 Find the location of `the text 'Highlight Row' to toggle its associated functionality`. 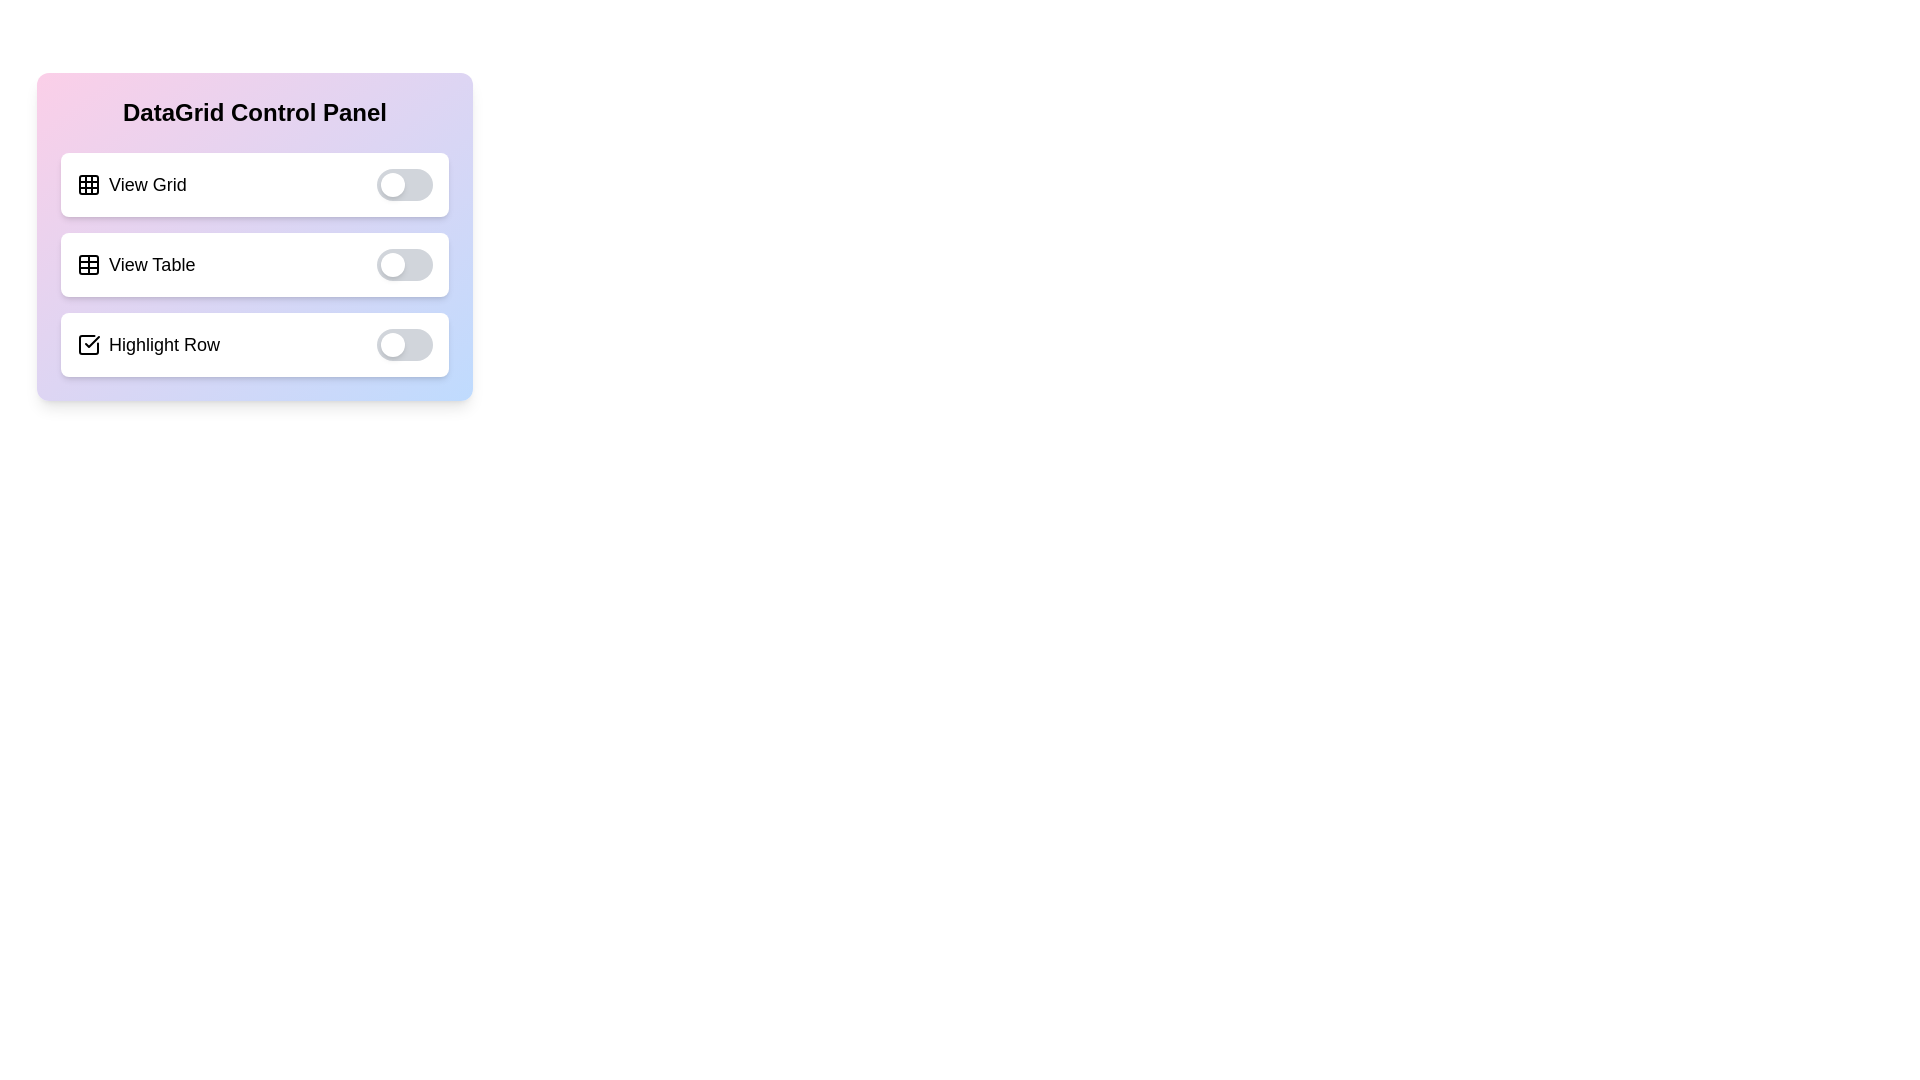

the text 'Highlight Row' to toggle its associated functionality is located at coordinates (253, 343).